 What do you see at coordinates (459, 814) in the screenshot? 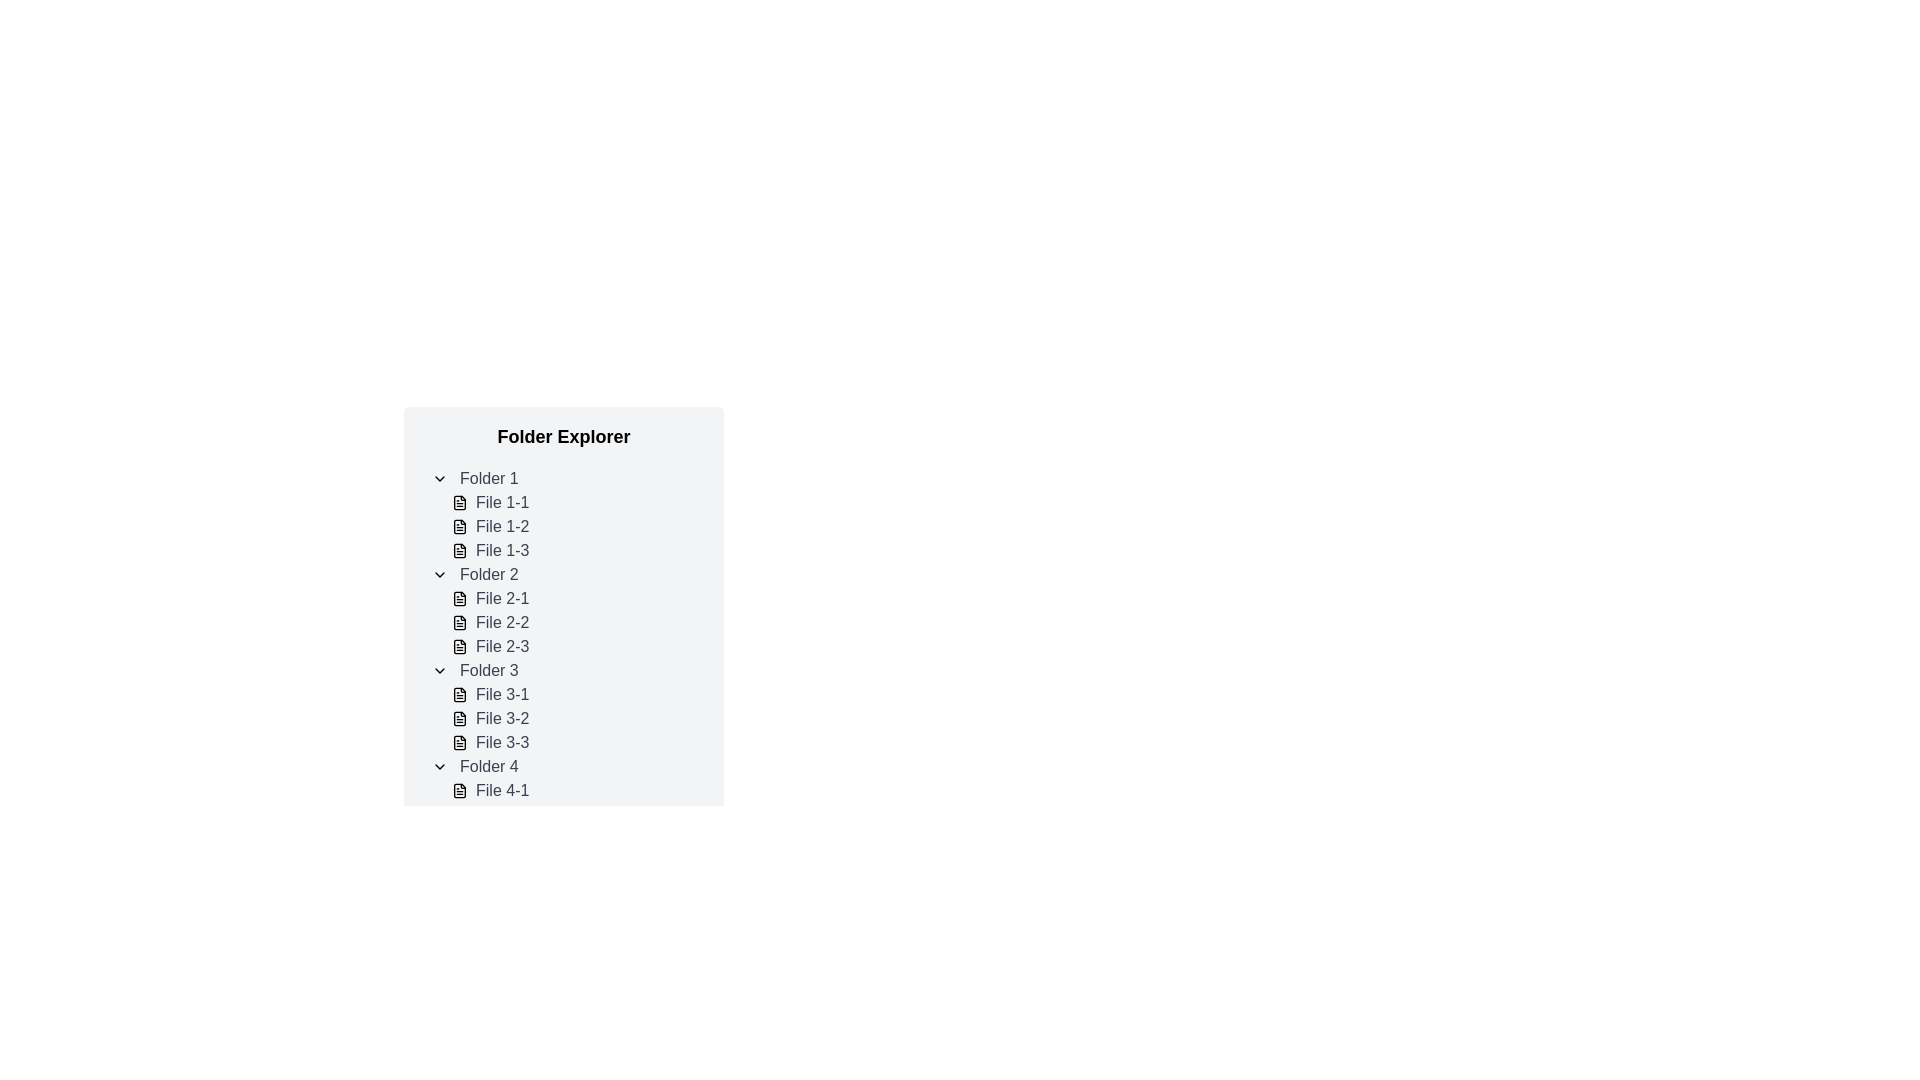
I see `the icon resembling a document or file, which is located to the left of the text 'File 4-2'` at bounding box center [459, 814].